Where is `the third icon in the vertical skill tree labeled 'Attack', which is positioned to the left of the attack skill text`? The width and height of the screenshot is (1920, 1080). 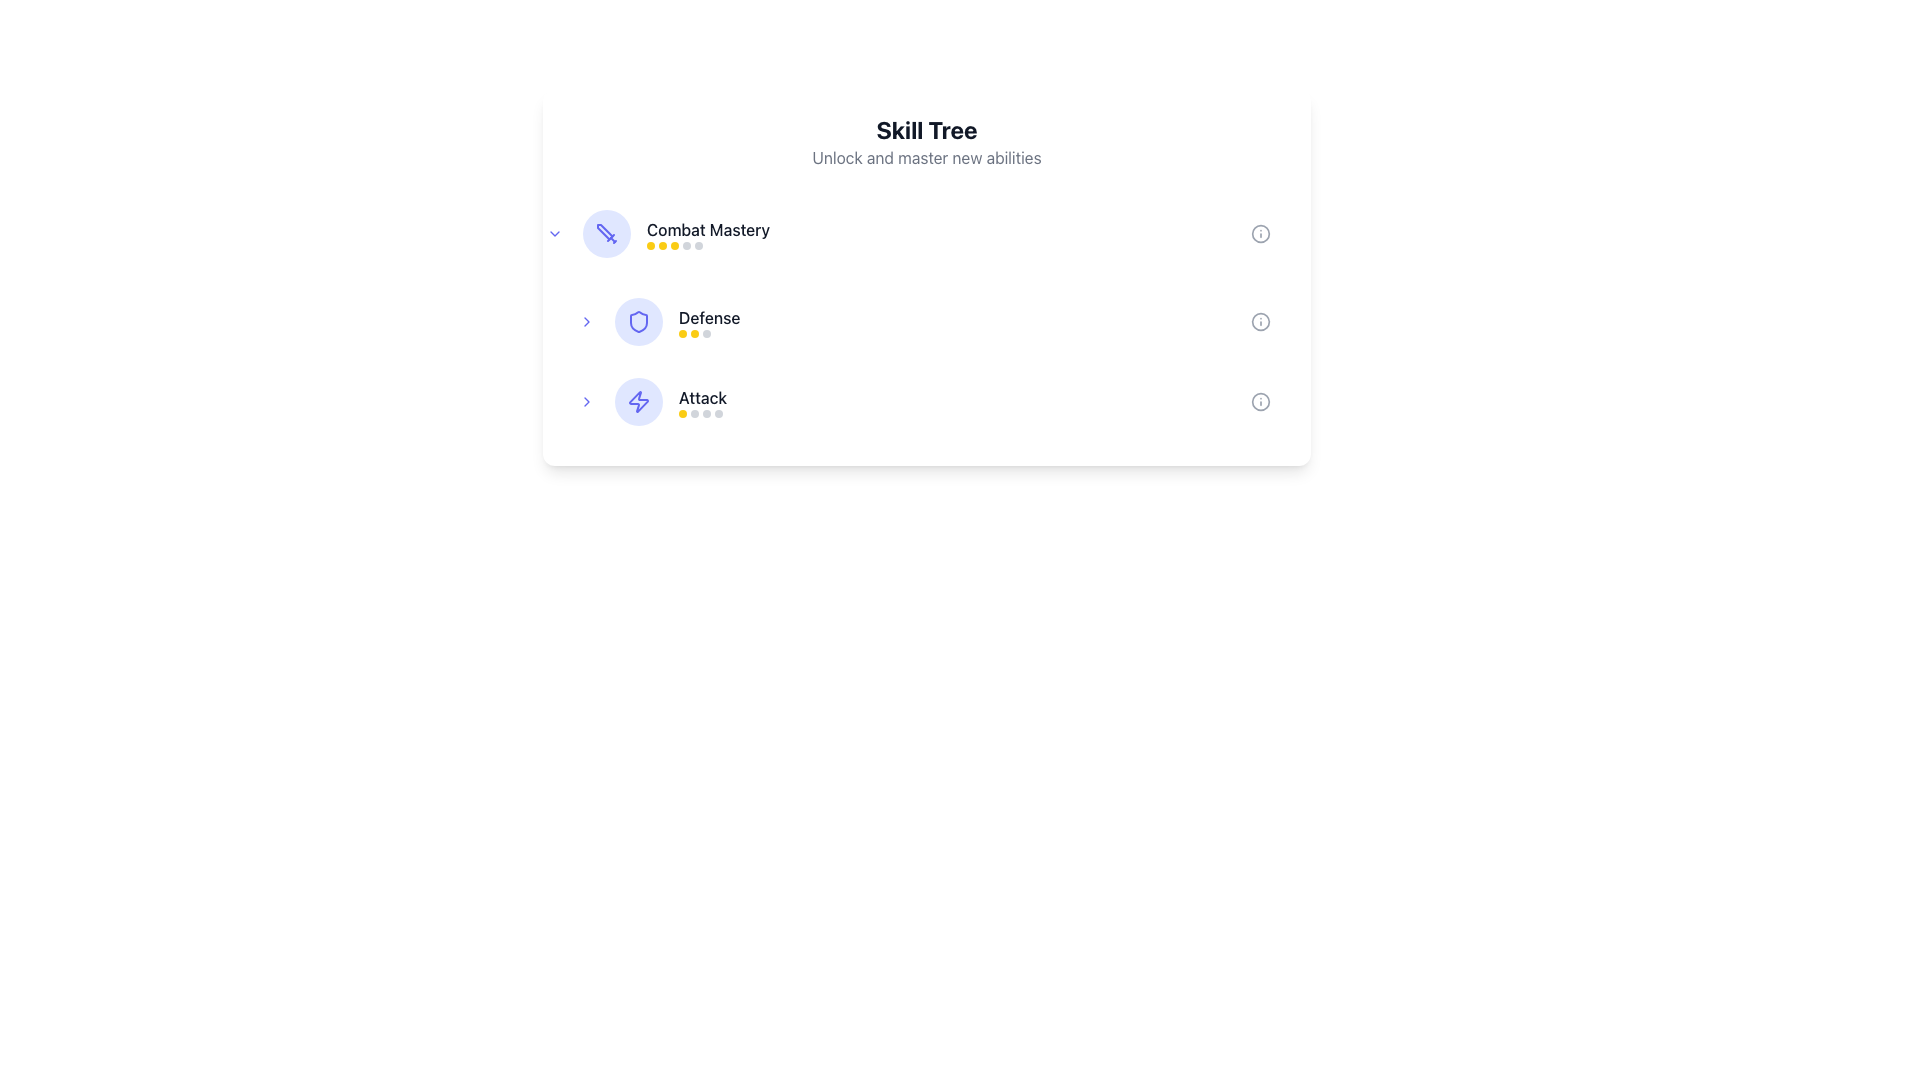 the third icon in the vertical skill tree labeled 'Attack', which is positioned to the left of the attack skill text is located at coordinates (637, 401).